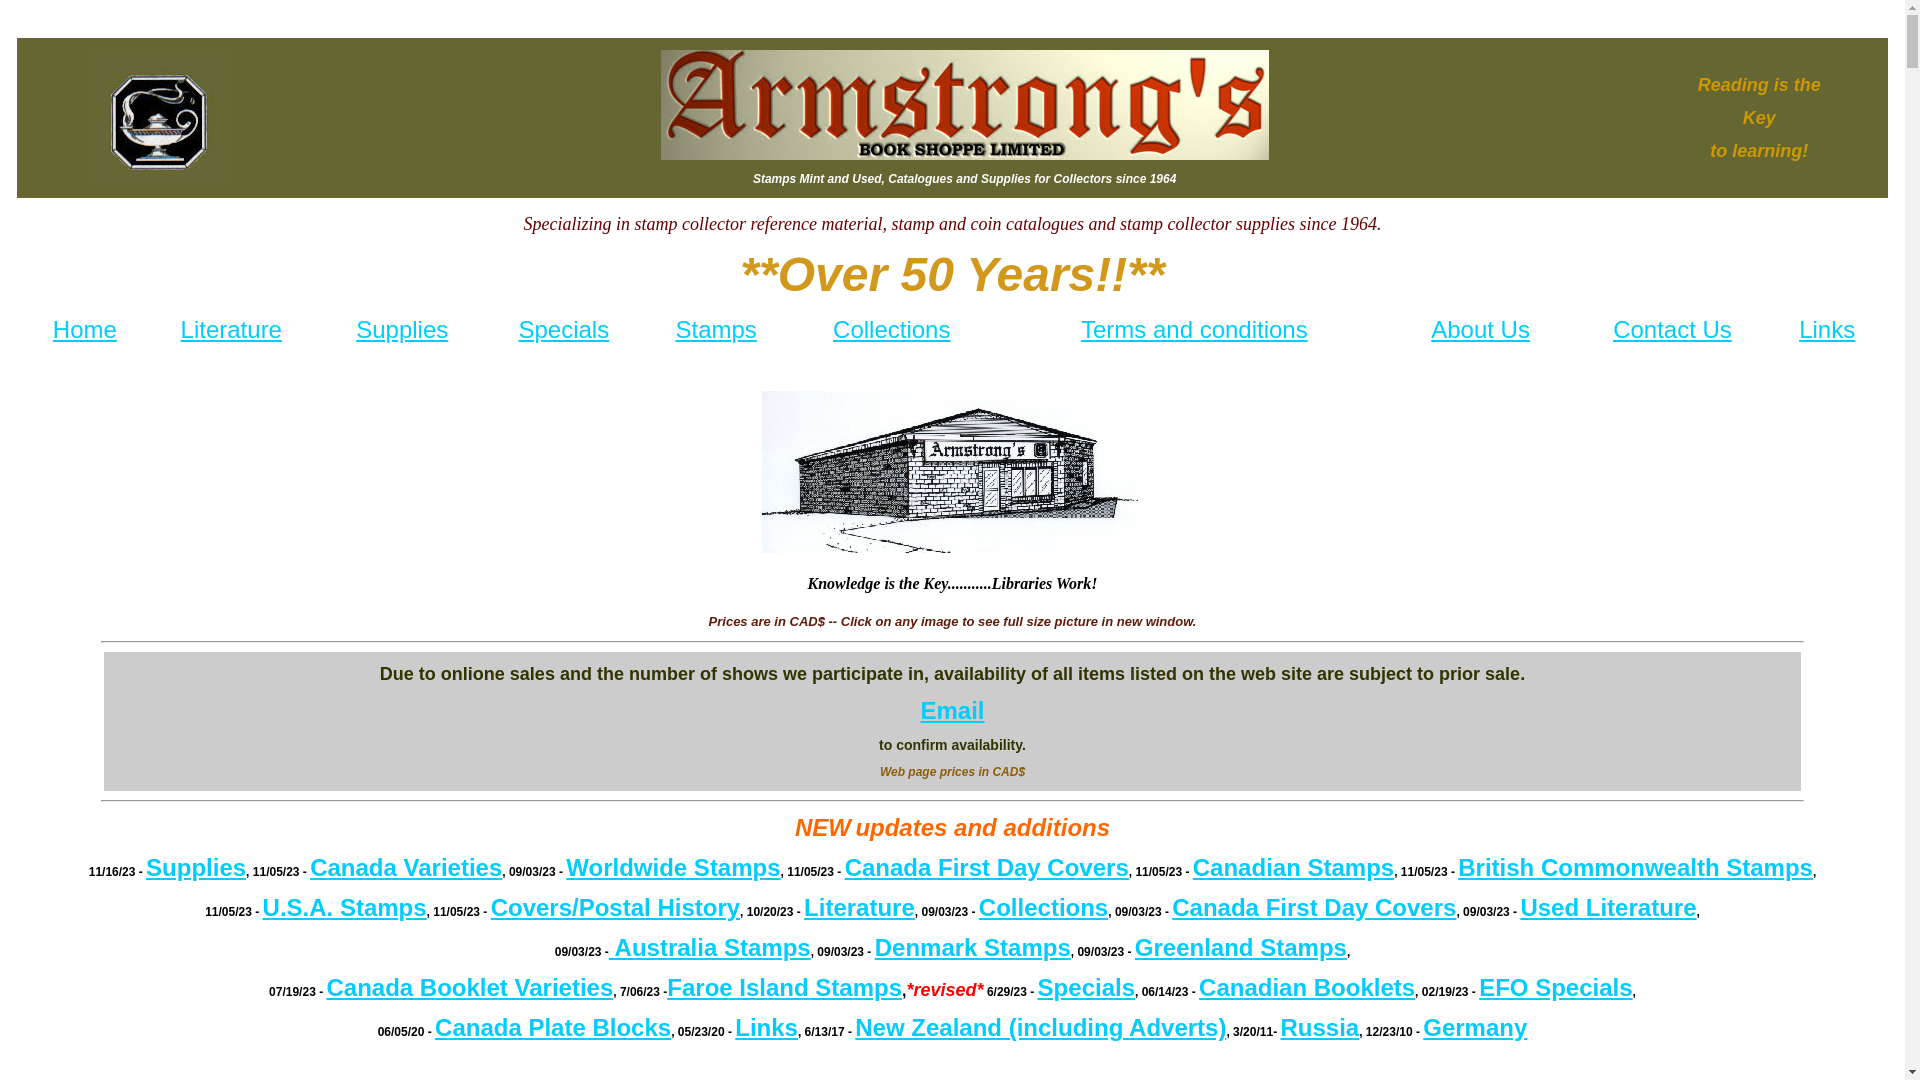  What do you see at coordinates (1134, 946) in the screenshot?
I see `'Greenland Stamps'` at bounding box center [1134, 946].